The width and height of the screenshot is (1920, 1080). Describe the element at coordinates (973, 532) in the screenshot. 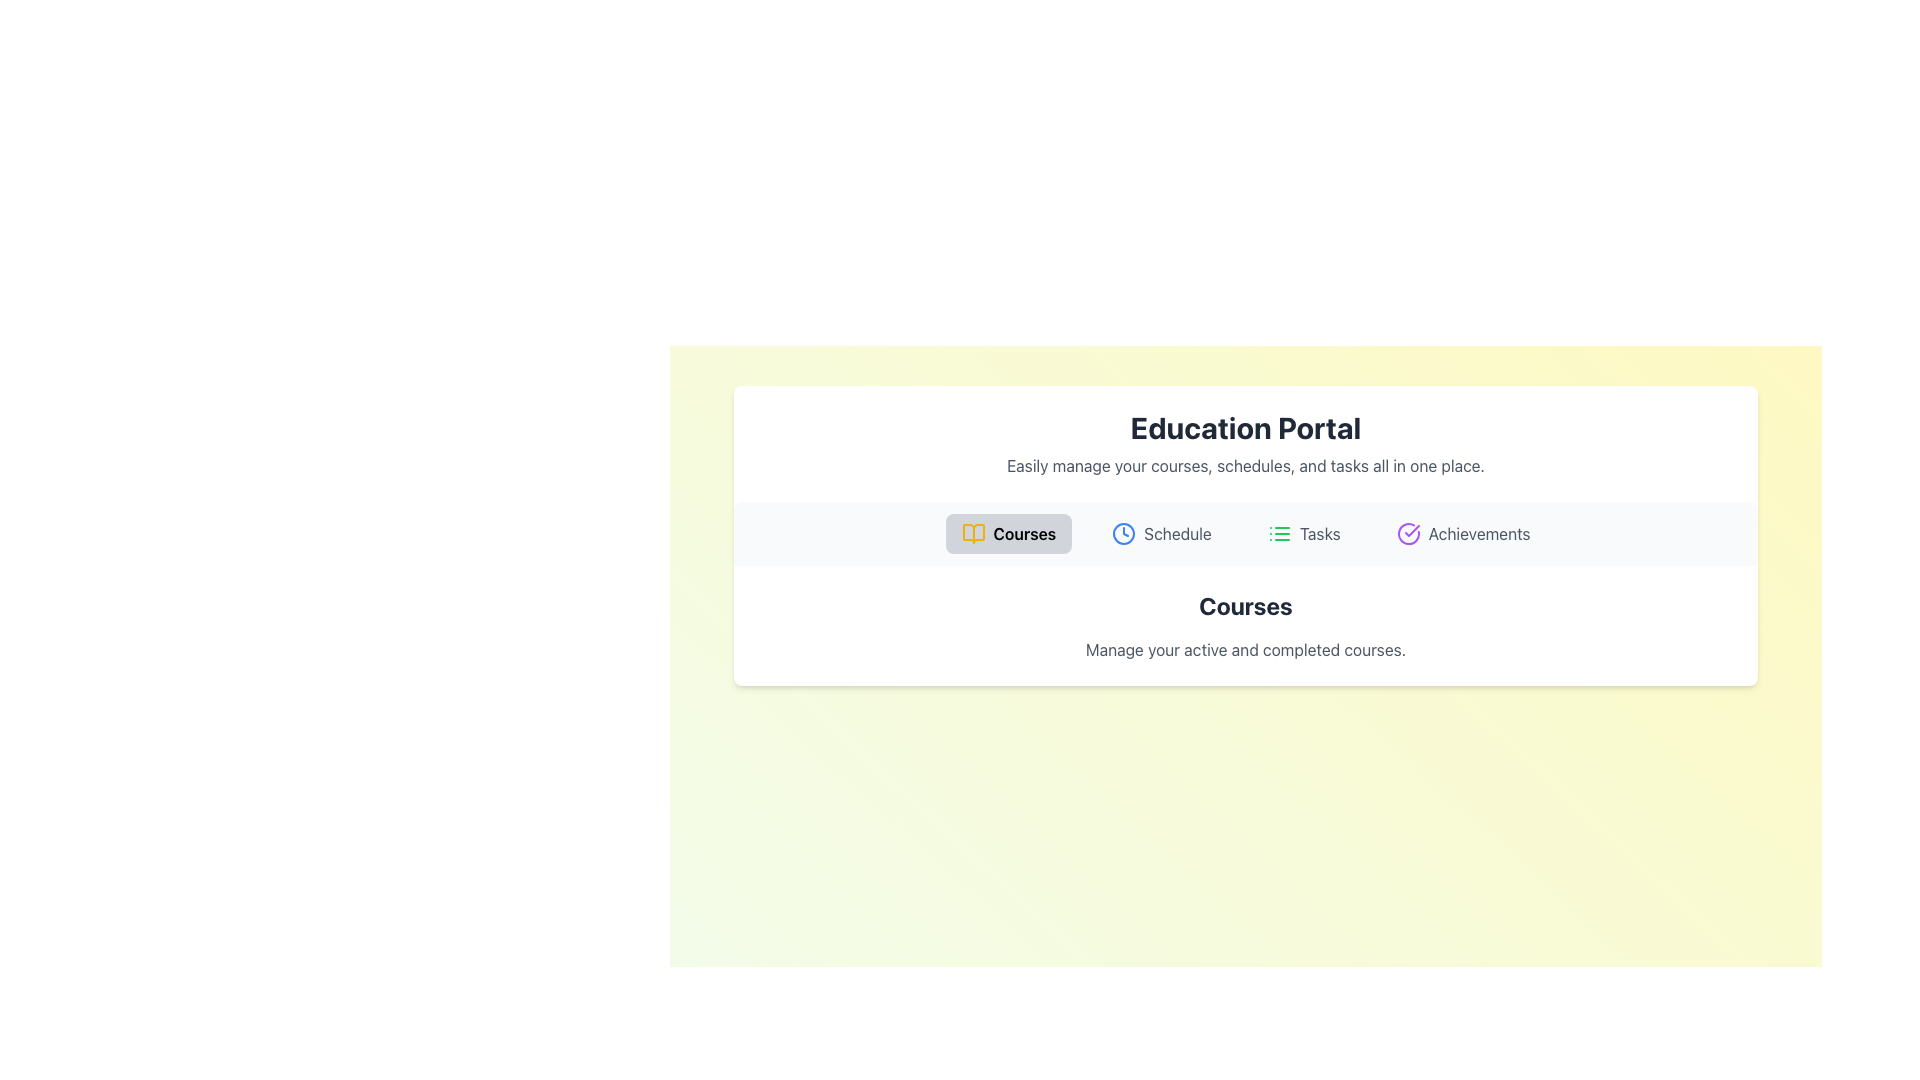

I see `the yellow open book icon in the navigation bar labeled 'Courses' located under the header 'Education Portal'` at that location.